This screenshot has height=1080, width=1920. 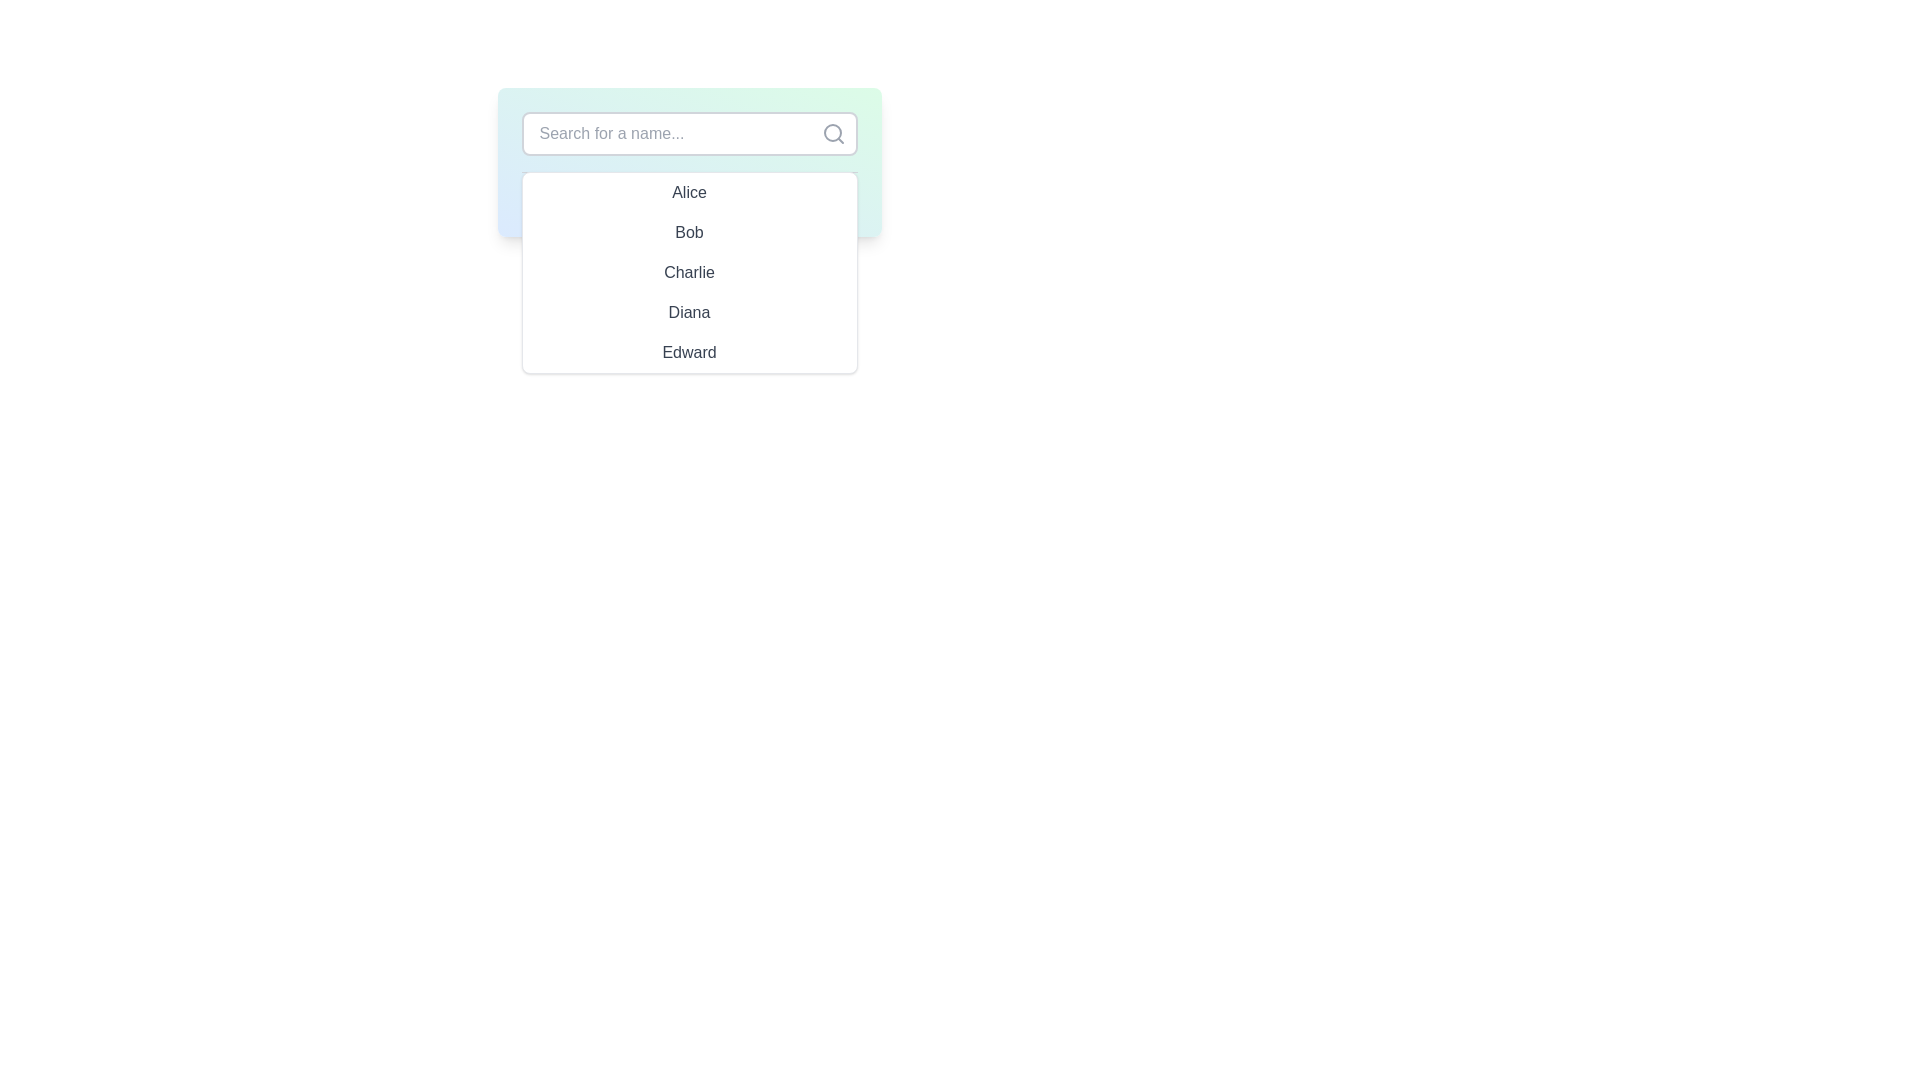 What do you see at coordinates (689, 312) in the screenshot?
I see `the fourth item in the dropdown menu` at bounding box center [689, 312].